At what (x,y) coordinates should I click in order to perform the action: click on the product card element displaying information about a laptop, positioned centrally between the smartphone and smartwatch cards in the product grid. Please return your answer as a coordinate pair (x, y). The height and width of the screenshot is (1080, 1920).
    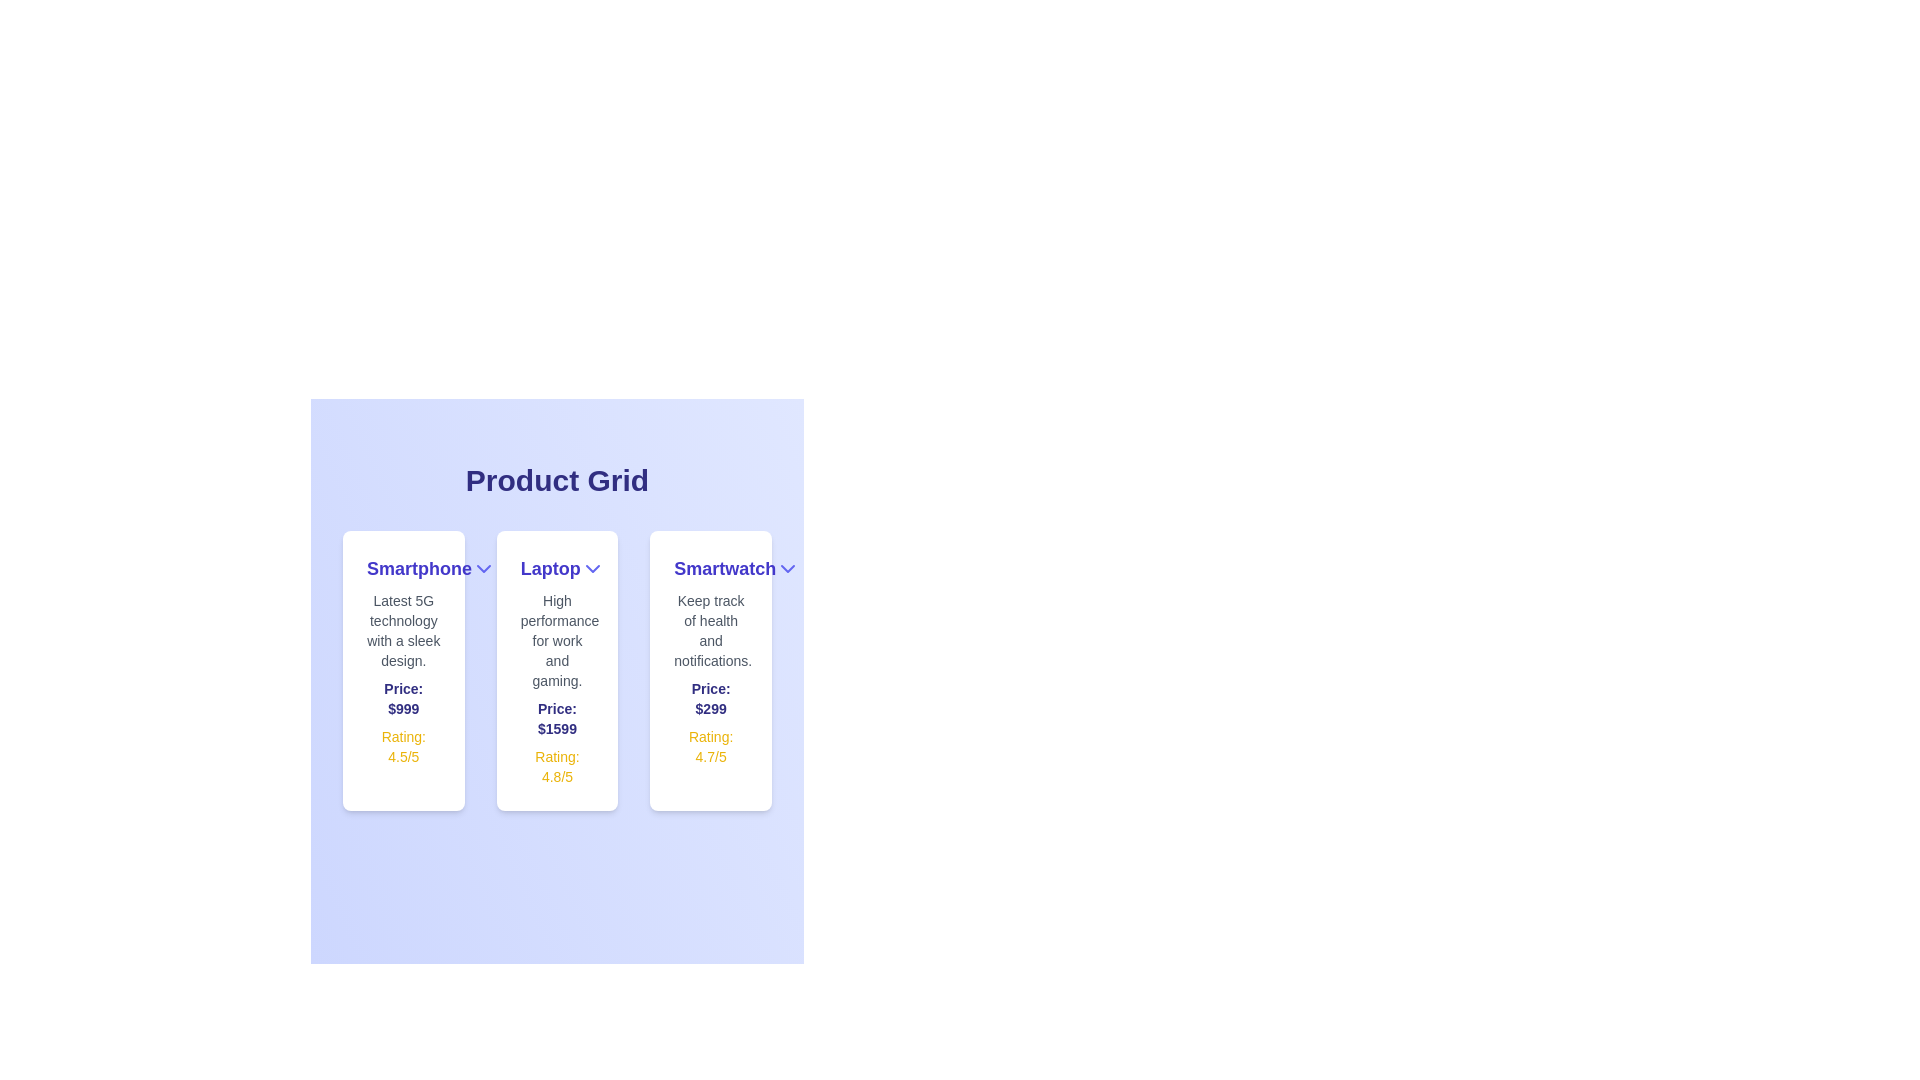
    Looking at the image, I should click on (557, 671).